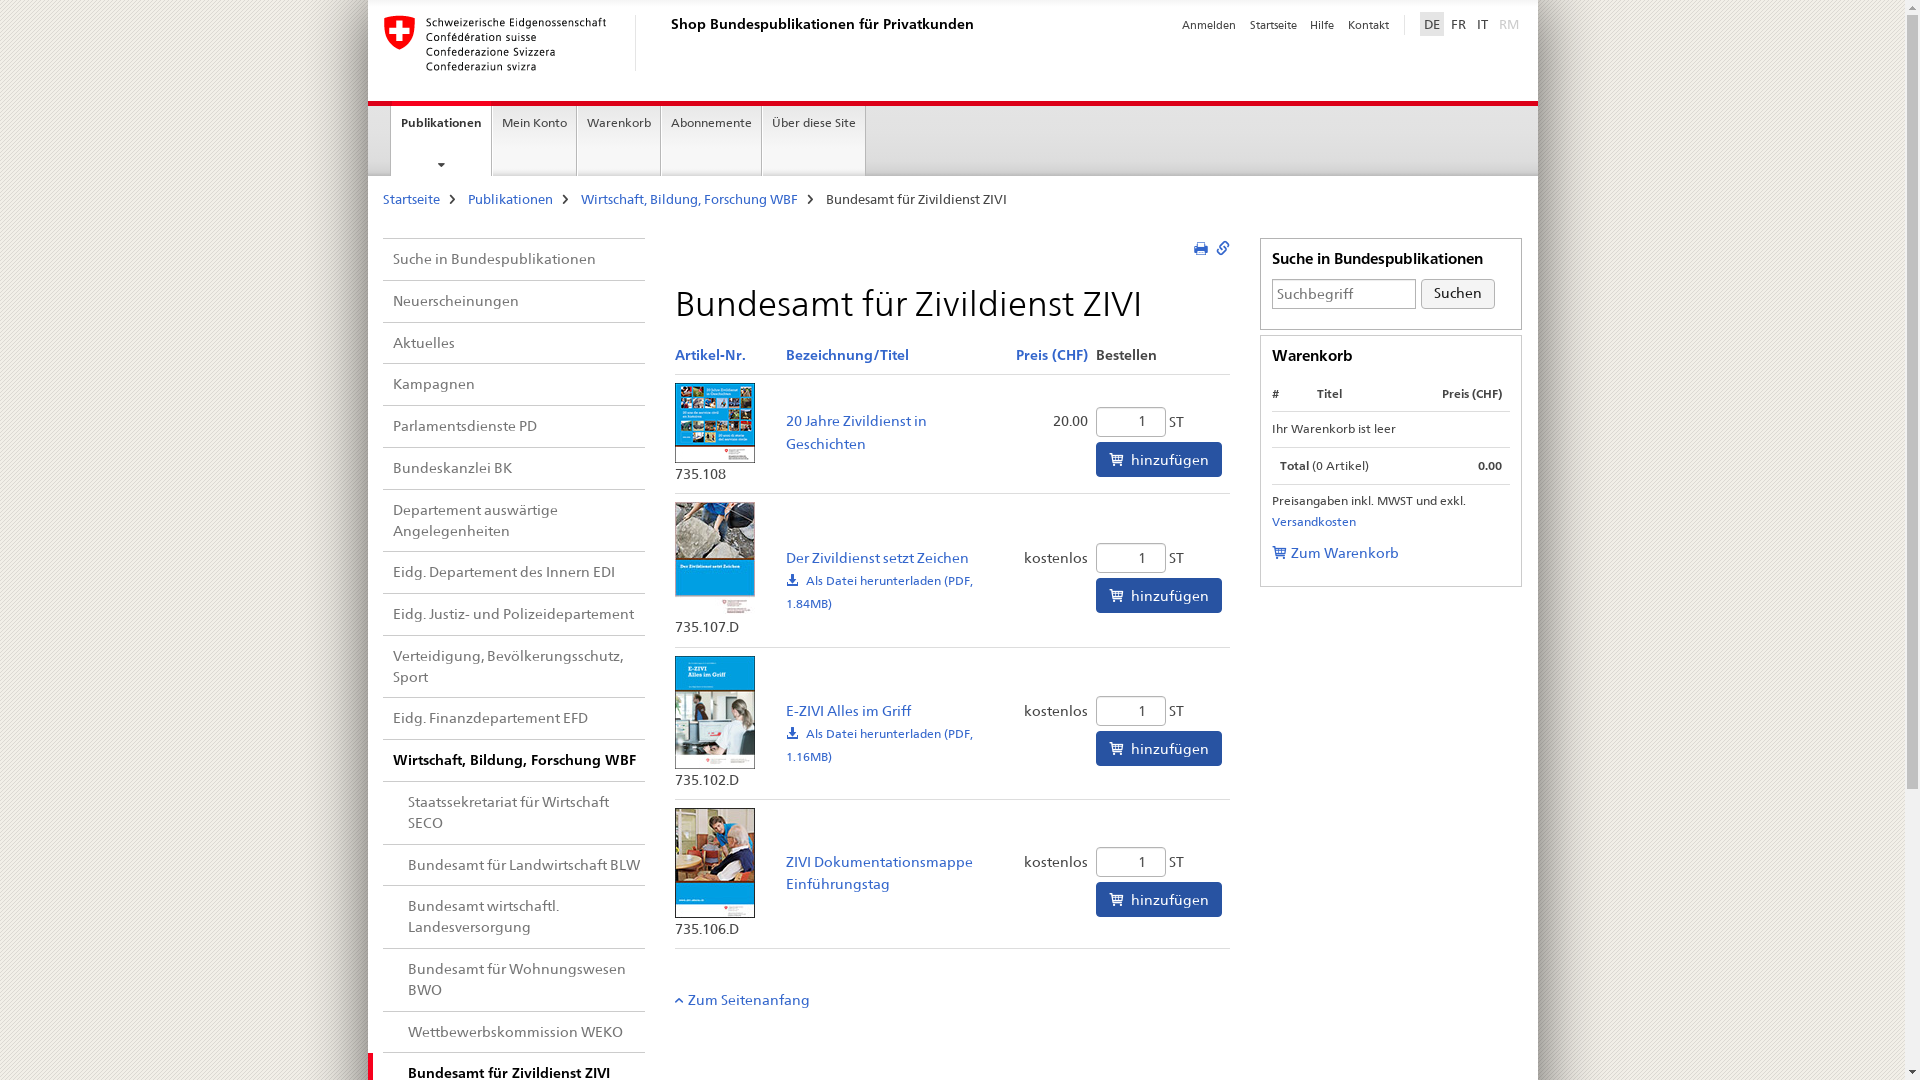 The width and height of the screenshot is (1920, 1080). What do you see at coordinates (711, 140) in the screenshot?
I see `'Abonnemente'` at bounding box center [711, 140].